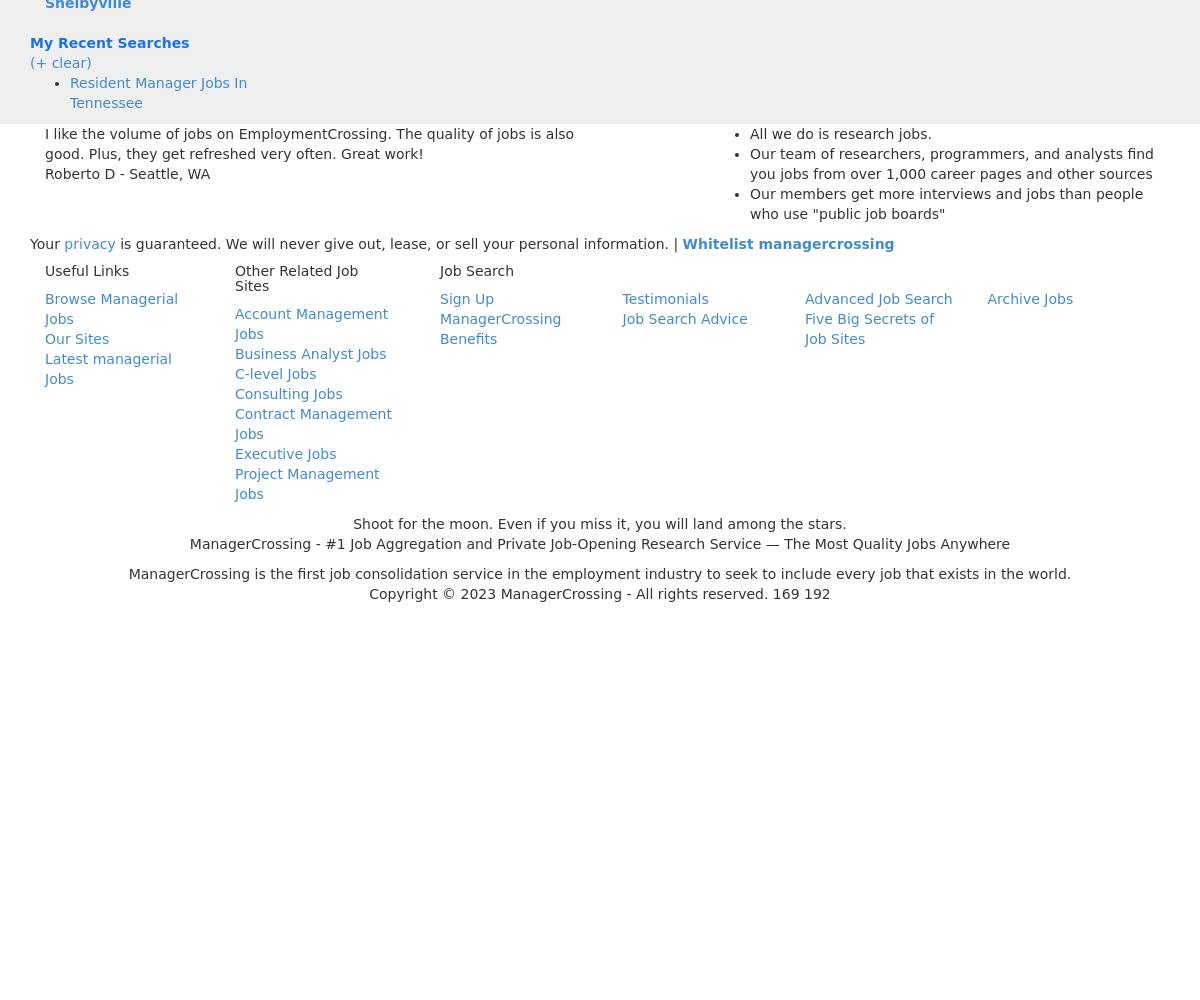  I want to click on 'Our Sites', so click(77, 338).